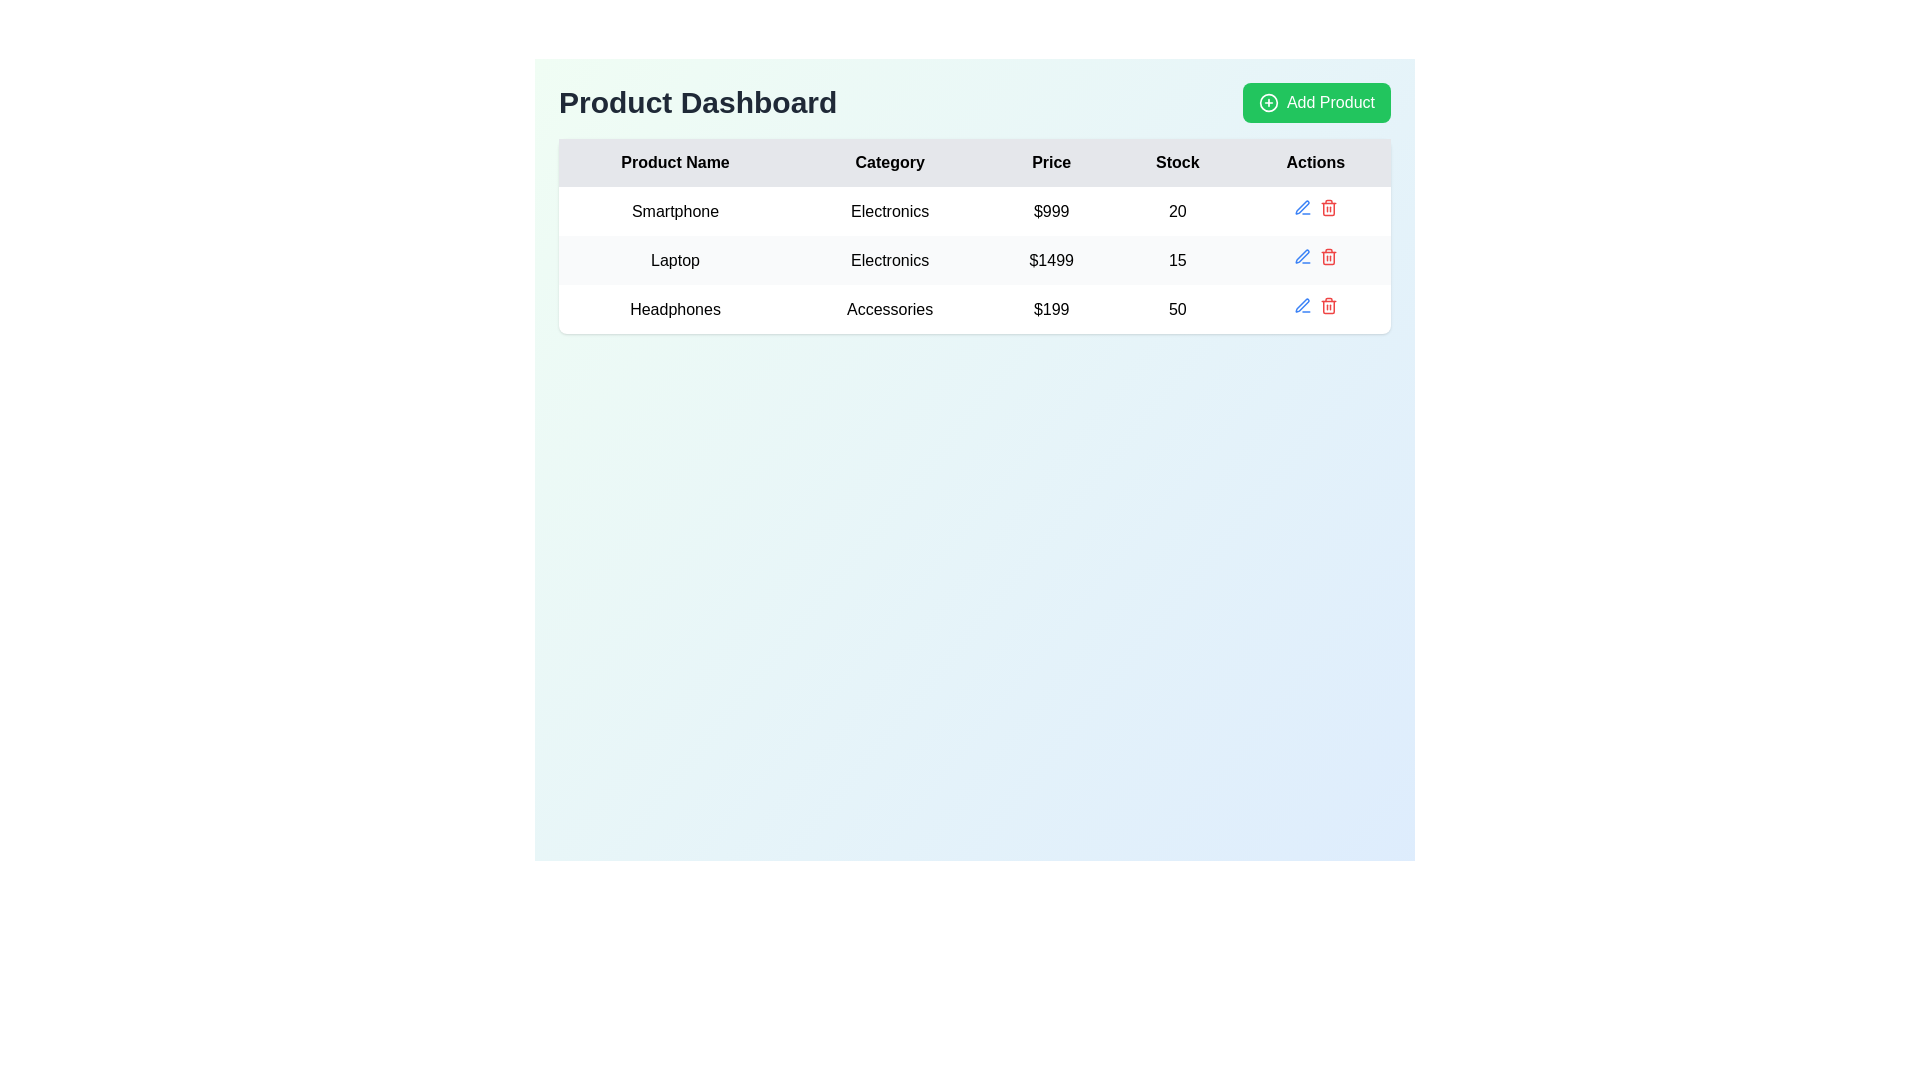 The width and height of the screenshot is (1920, 1080). Describe the element at coordinates (675, 259) in the screenshot. I see `the text label displaying the product name 'Laptop' in the product dashboard table, located in the second row beneath 'Smartphone'` at that location.